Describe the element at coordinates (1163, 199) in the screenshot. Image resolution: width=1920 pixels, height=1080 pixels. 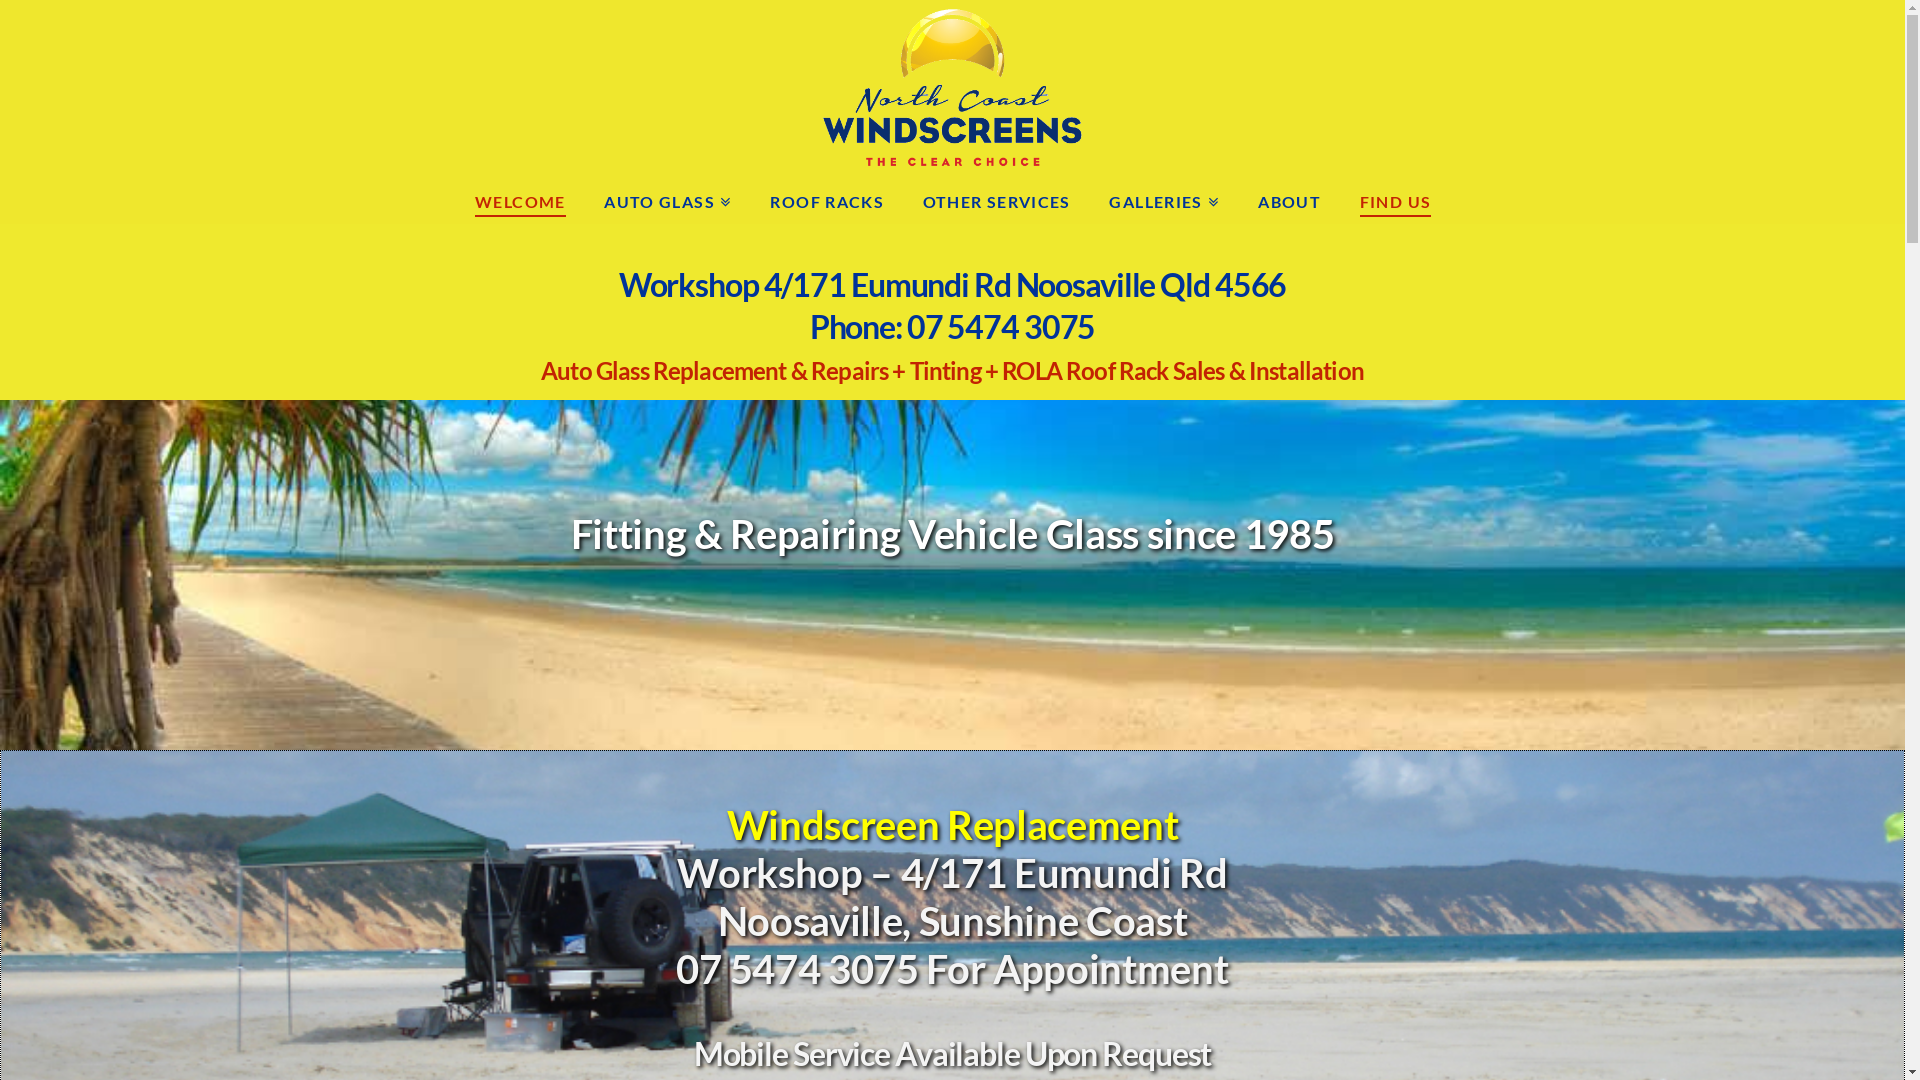
I see `'GALLERIES'` at that location.